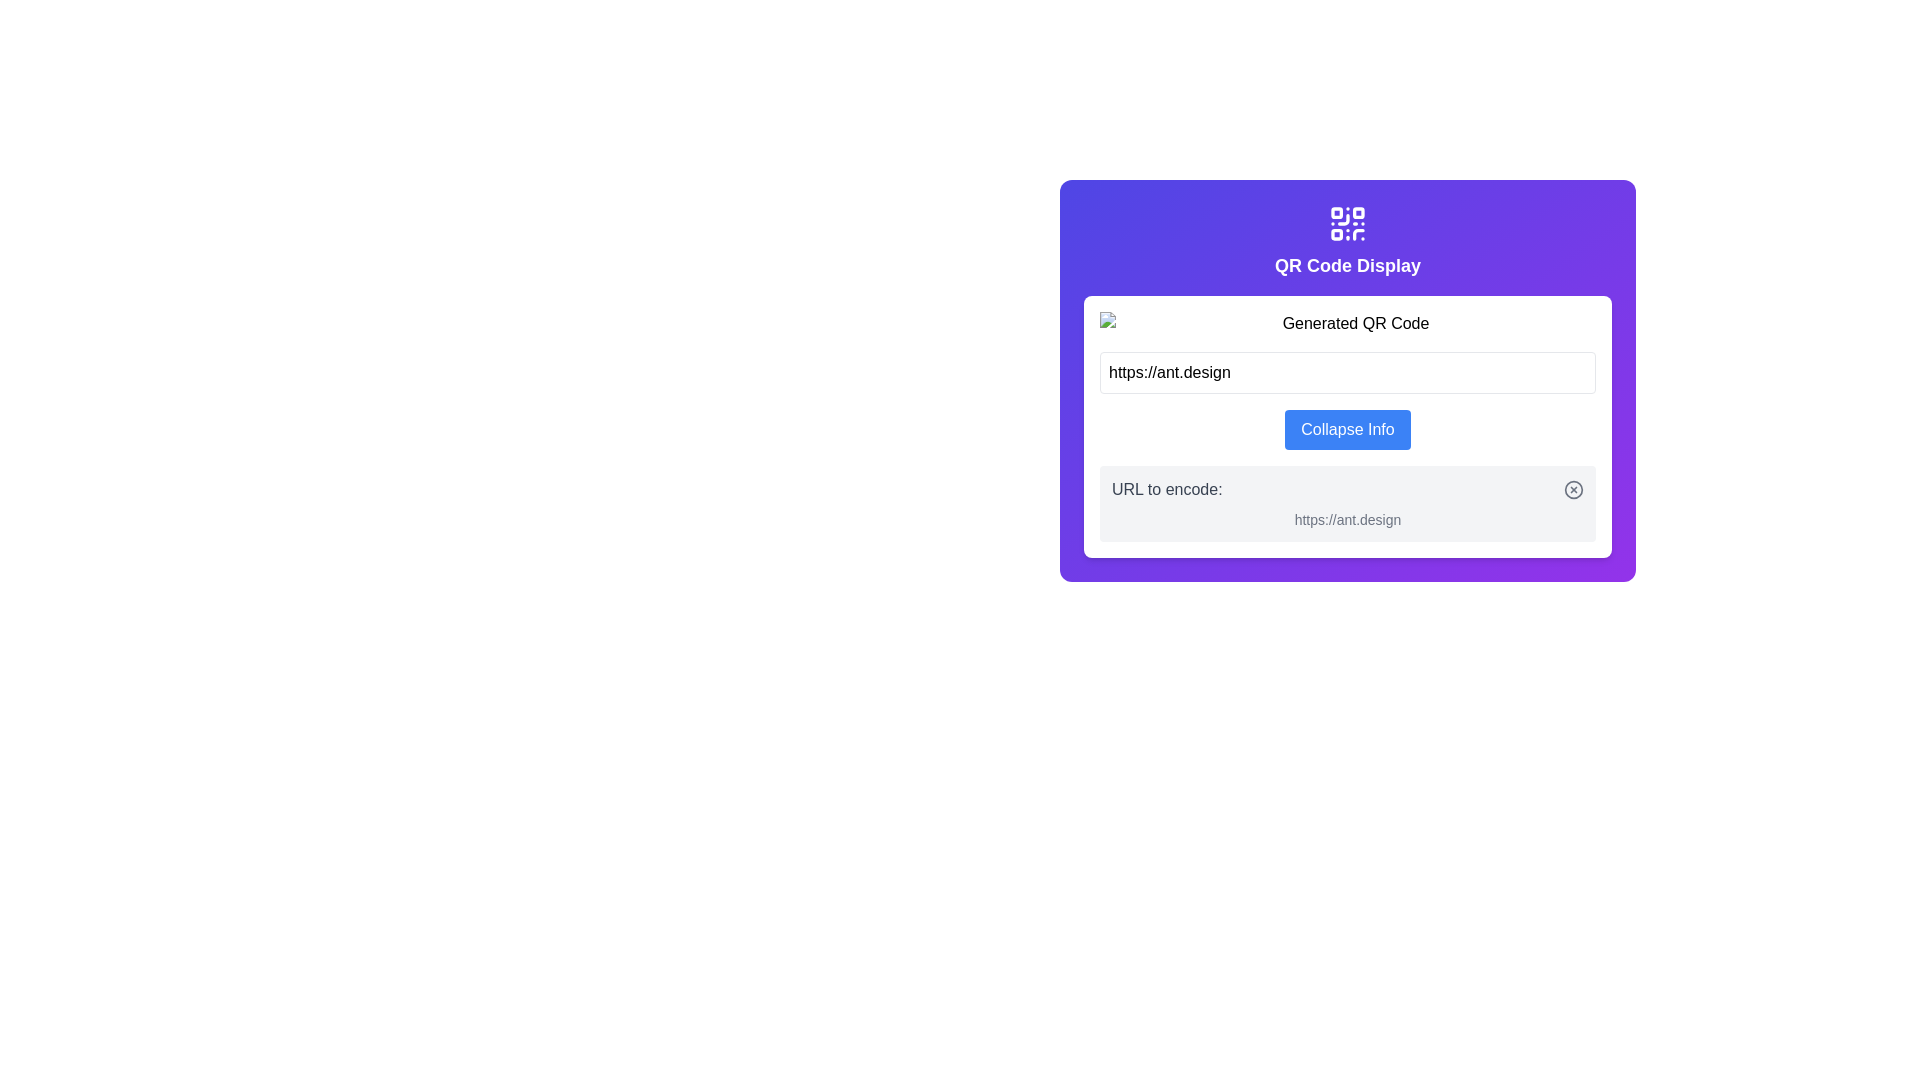 Image resolution: width=1920 pixels, height=1080 pixels. What do you see at coordinates (1348, 223) in the screenshot?
I see `the QR code-style icon with a white design on a purple background, located at the top-center of the application interface, above the text 'QR Code Display.'` at bounding box center [1348, 223].